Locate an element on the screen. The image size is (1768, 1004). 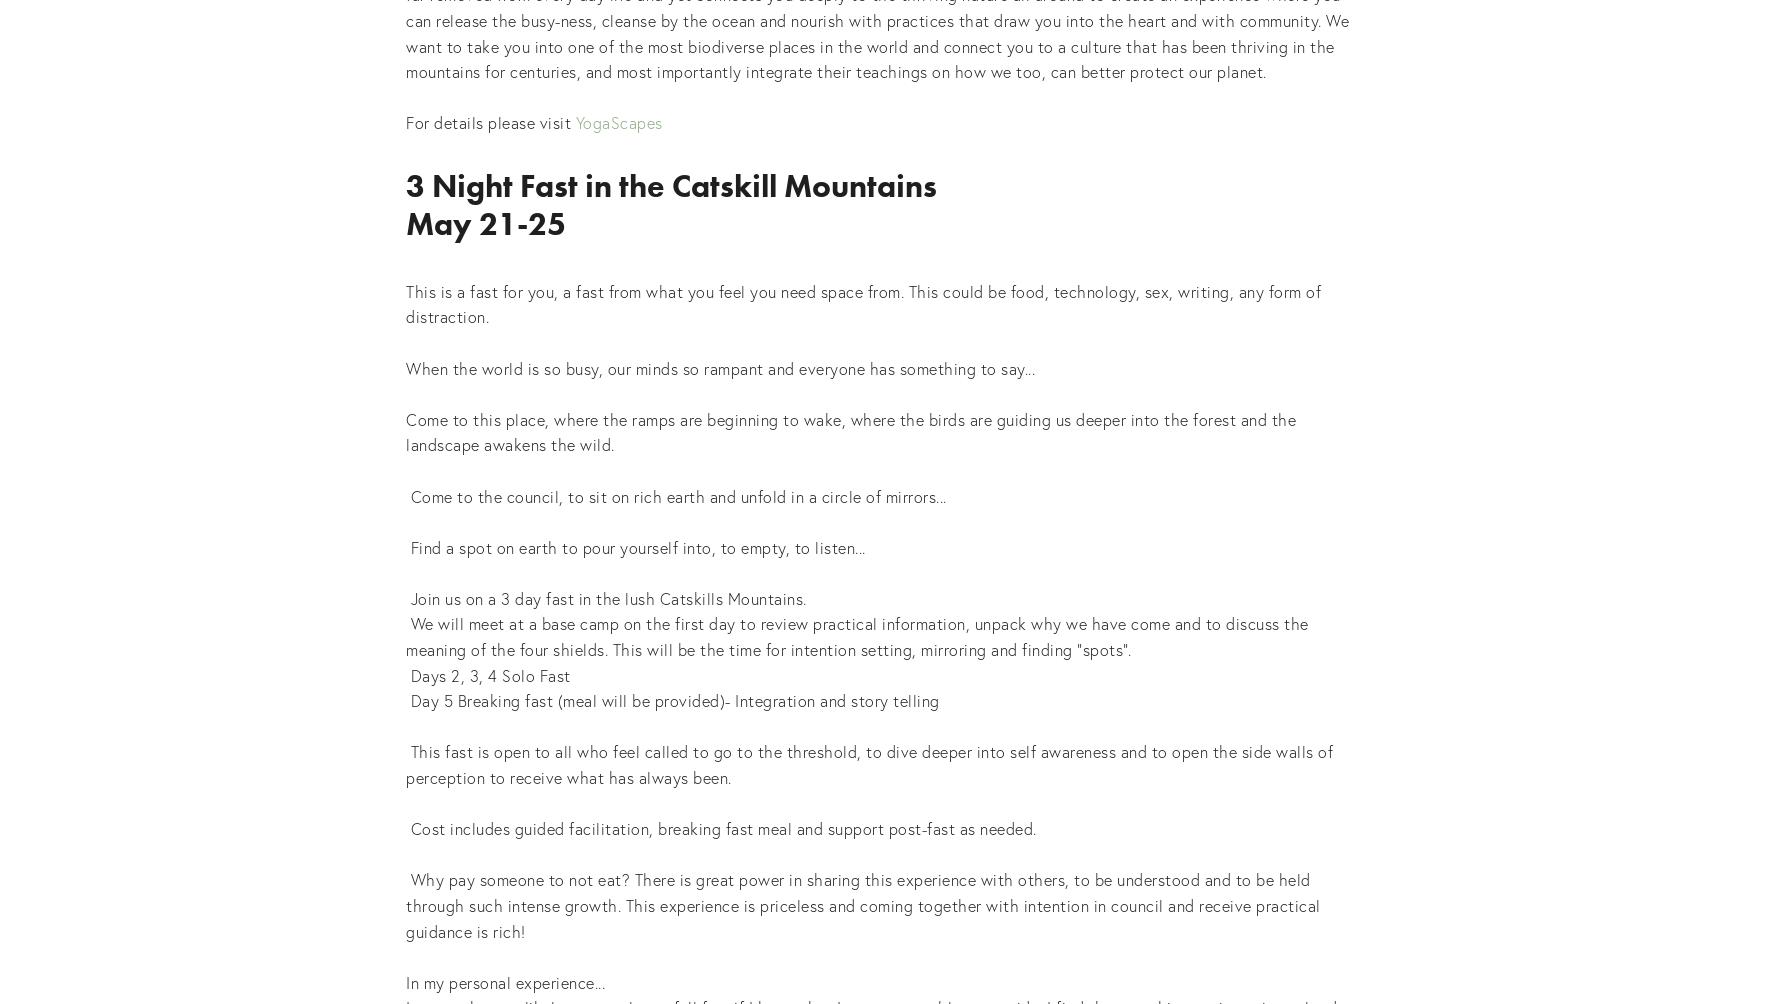
'3 Night Fast in the Catskill Mountains' is located at coordinates (675, 184).